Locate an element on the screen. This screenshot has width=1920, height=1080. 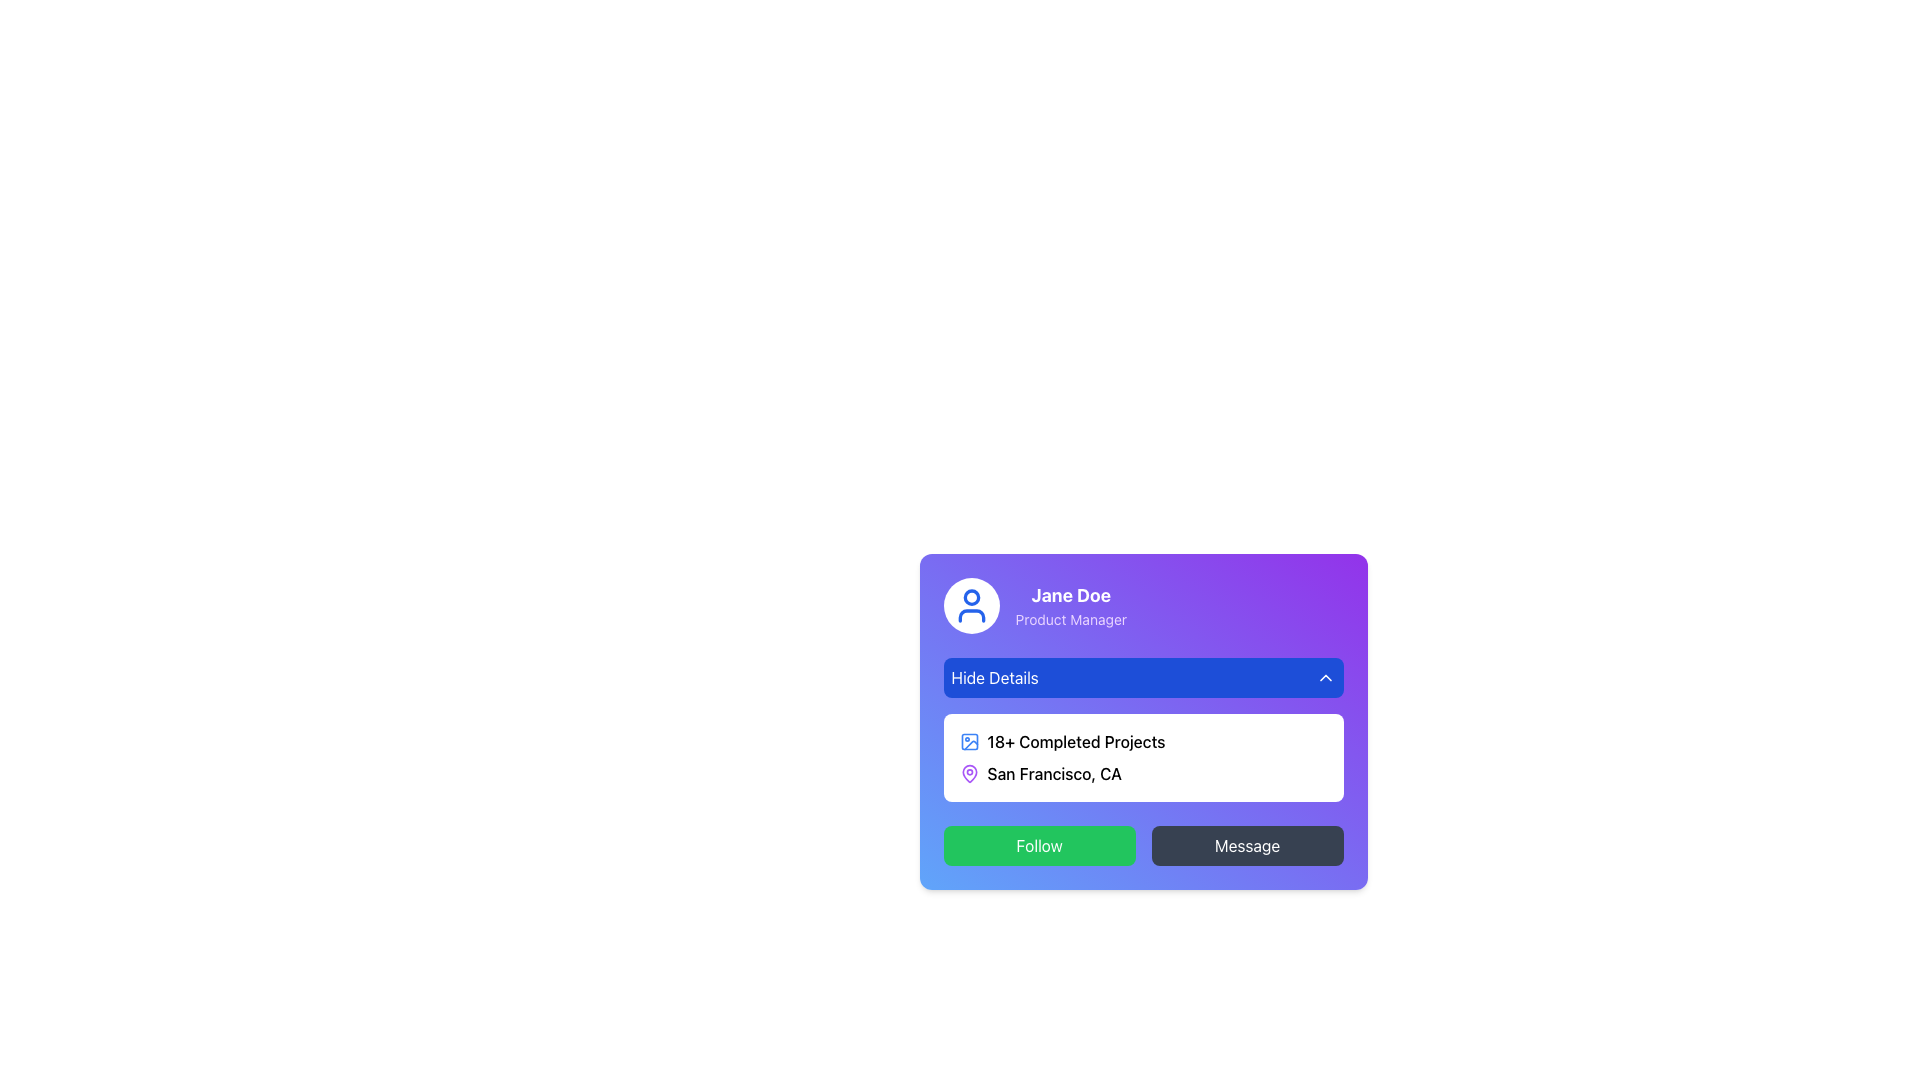
the static text label that displays the job title or role description of 'Jane Doe', located below her name and above the button group is located at coordinates (1070, 619).